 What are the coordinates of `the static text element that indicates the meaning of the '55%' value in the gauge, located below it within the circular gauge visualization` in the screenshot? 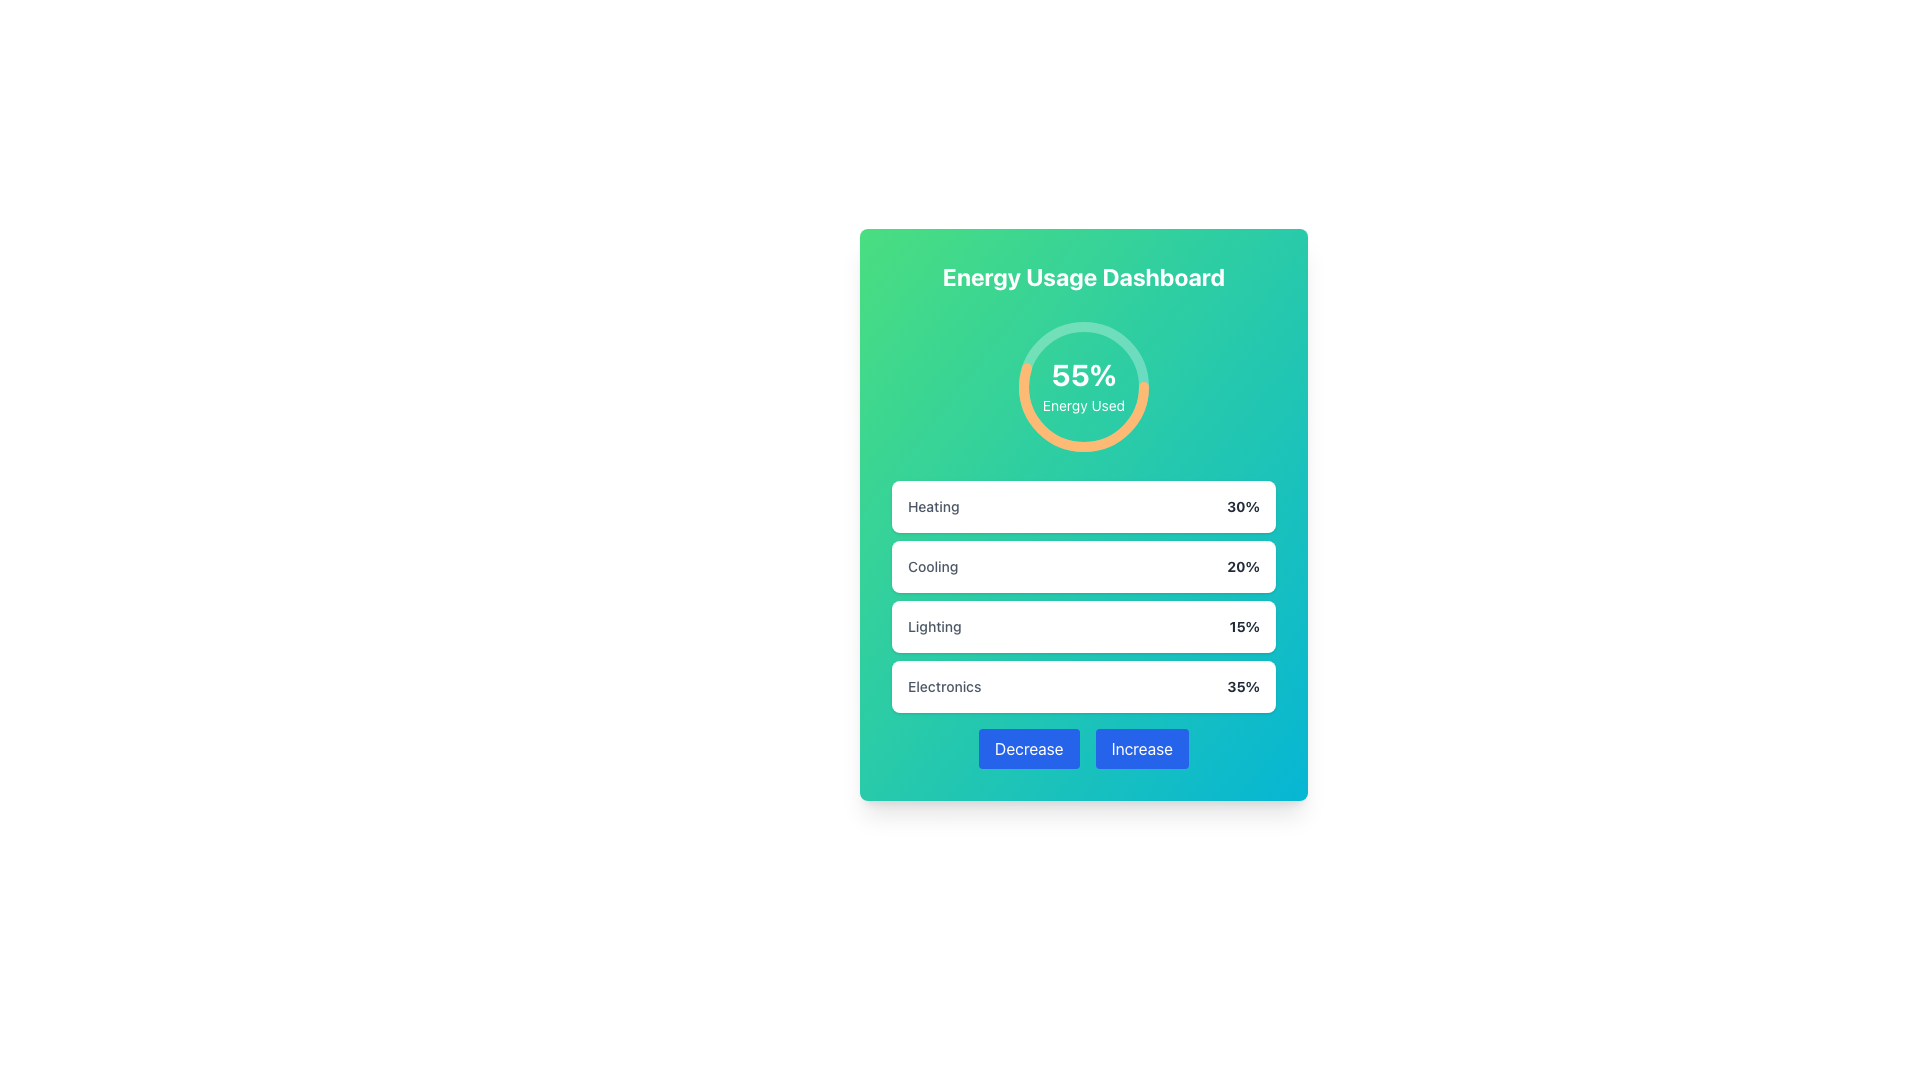 It's located at (1083, 405).